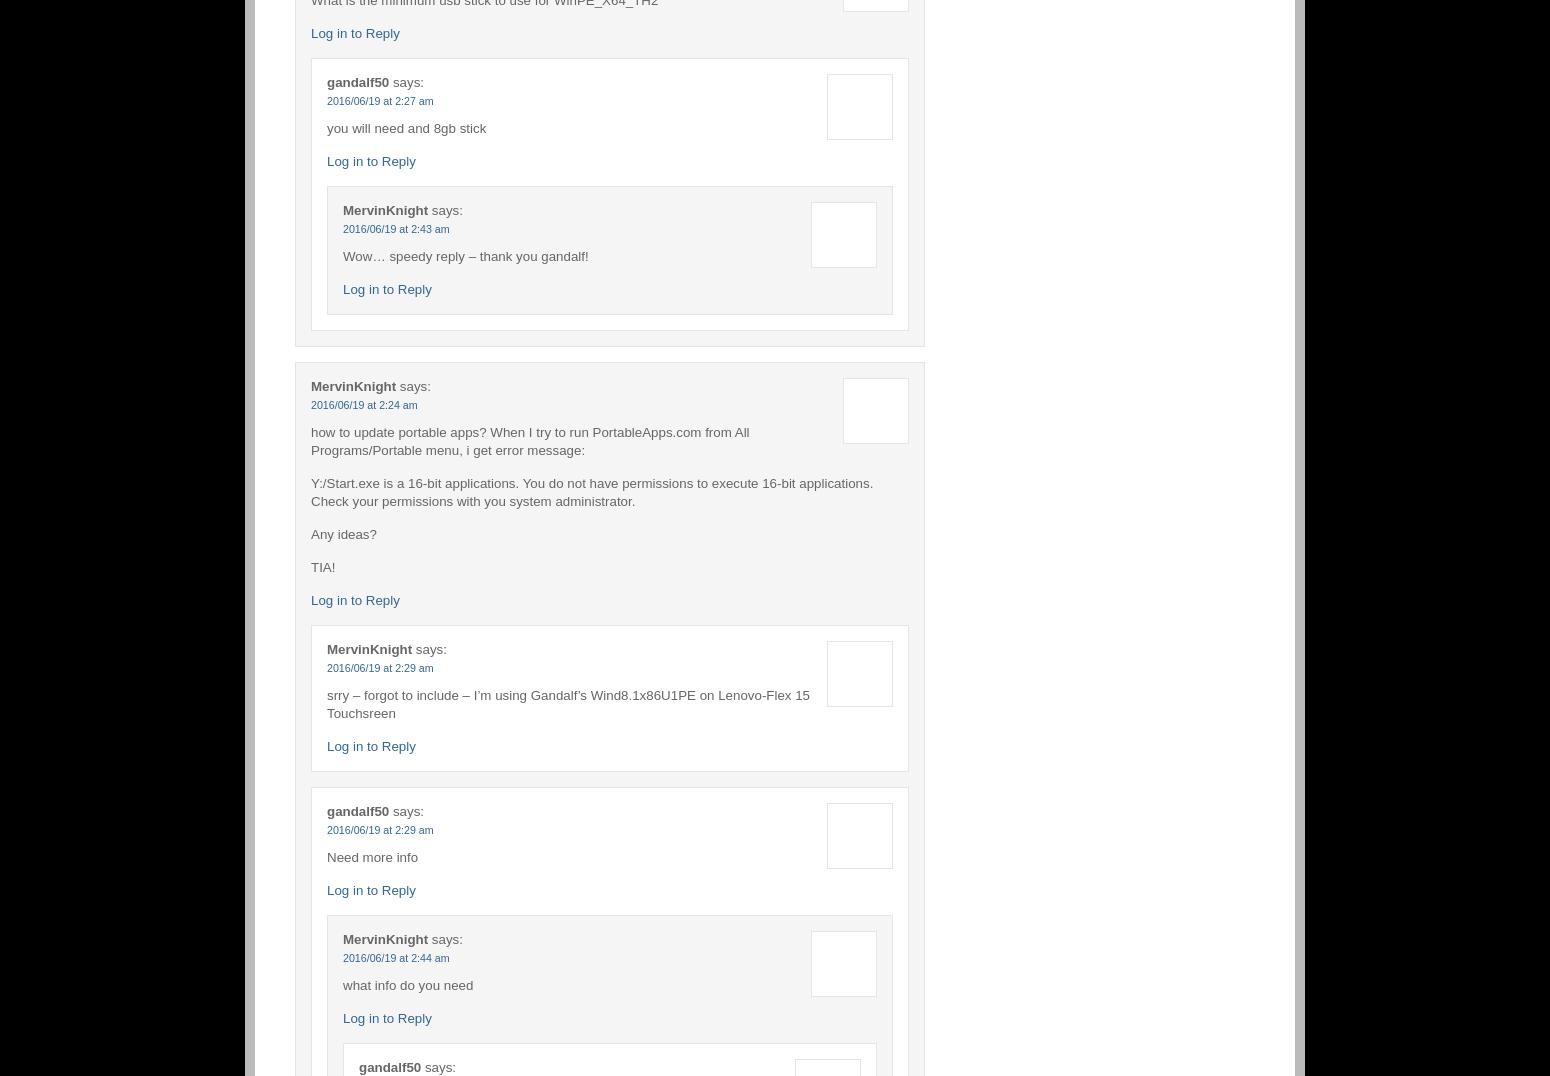 This screenshot has height=1076, width=1550. Describe the element at coordinates (396, 228) in the screenshot. I see `'2016/06/19 at 2:43 am'` at that location.